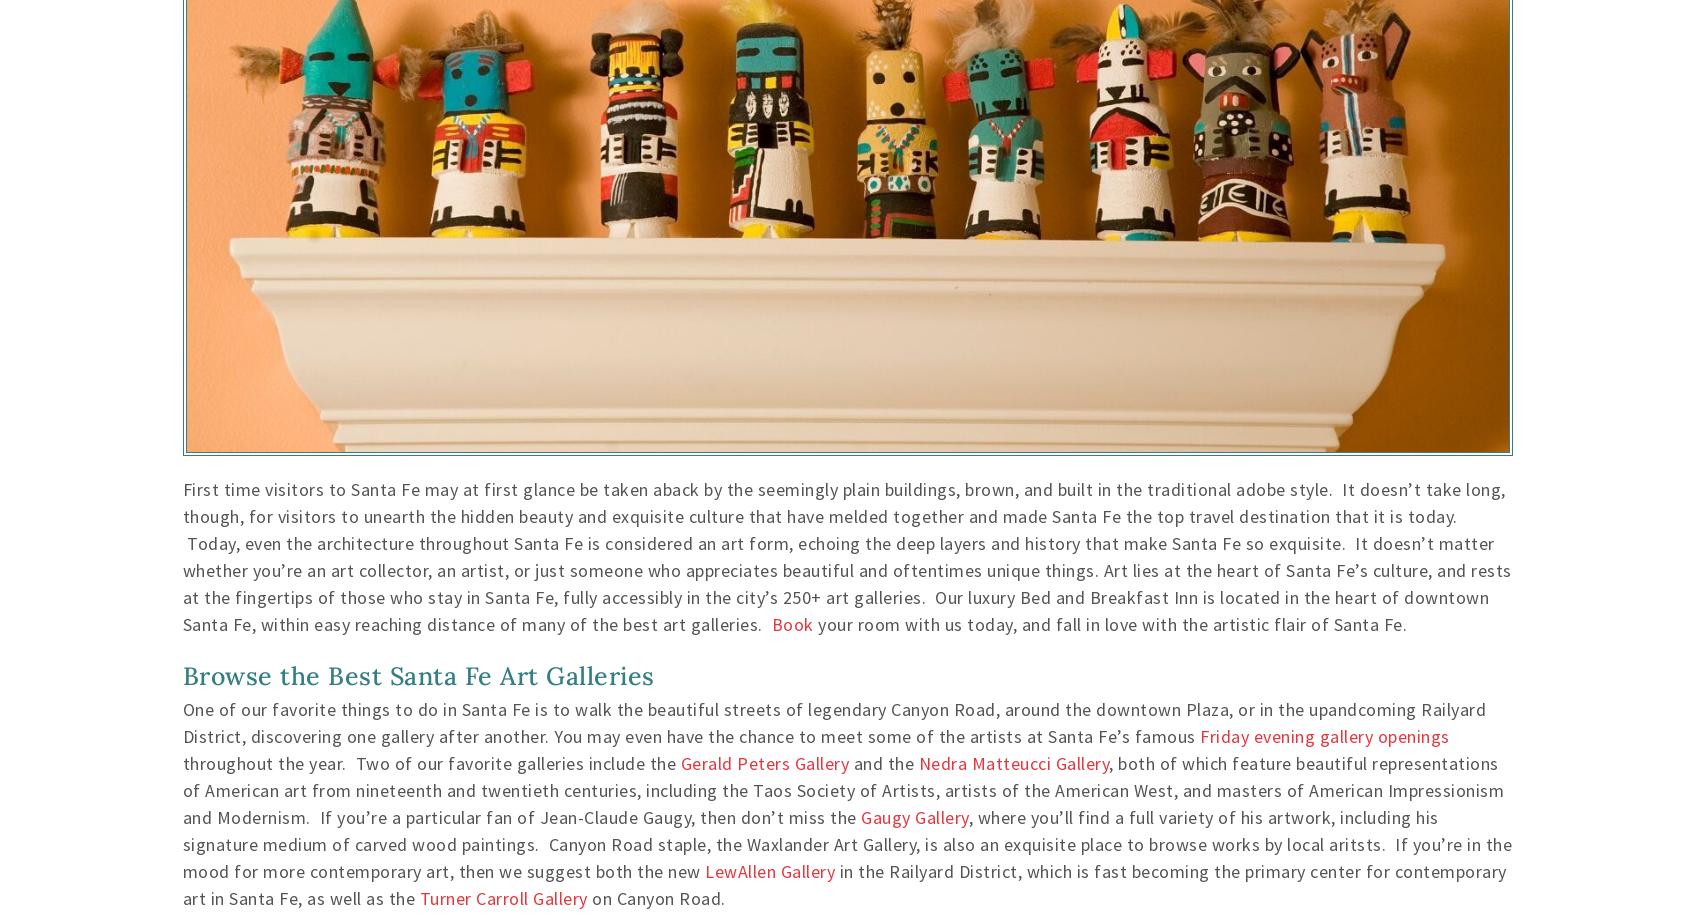 This screenshot has height=924, width=1695. What do you see at coordinates (833, 722) in the screenshot?
I see `'One of our favorite things to do in Santa Fe is to walk the beautiful streets of legendary Canyon Road, around the downtown Plaza, or in the upandcoming Railyard District, discovering one gallery after another. You may even have the chance to meet some of the artists at Santa Fe’s famous'` at bounding box center [833, 722].